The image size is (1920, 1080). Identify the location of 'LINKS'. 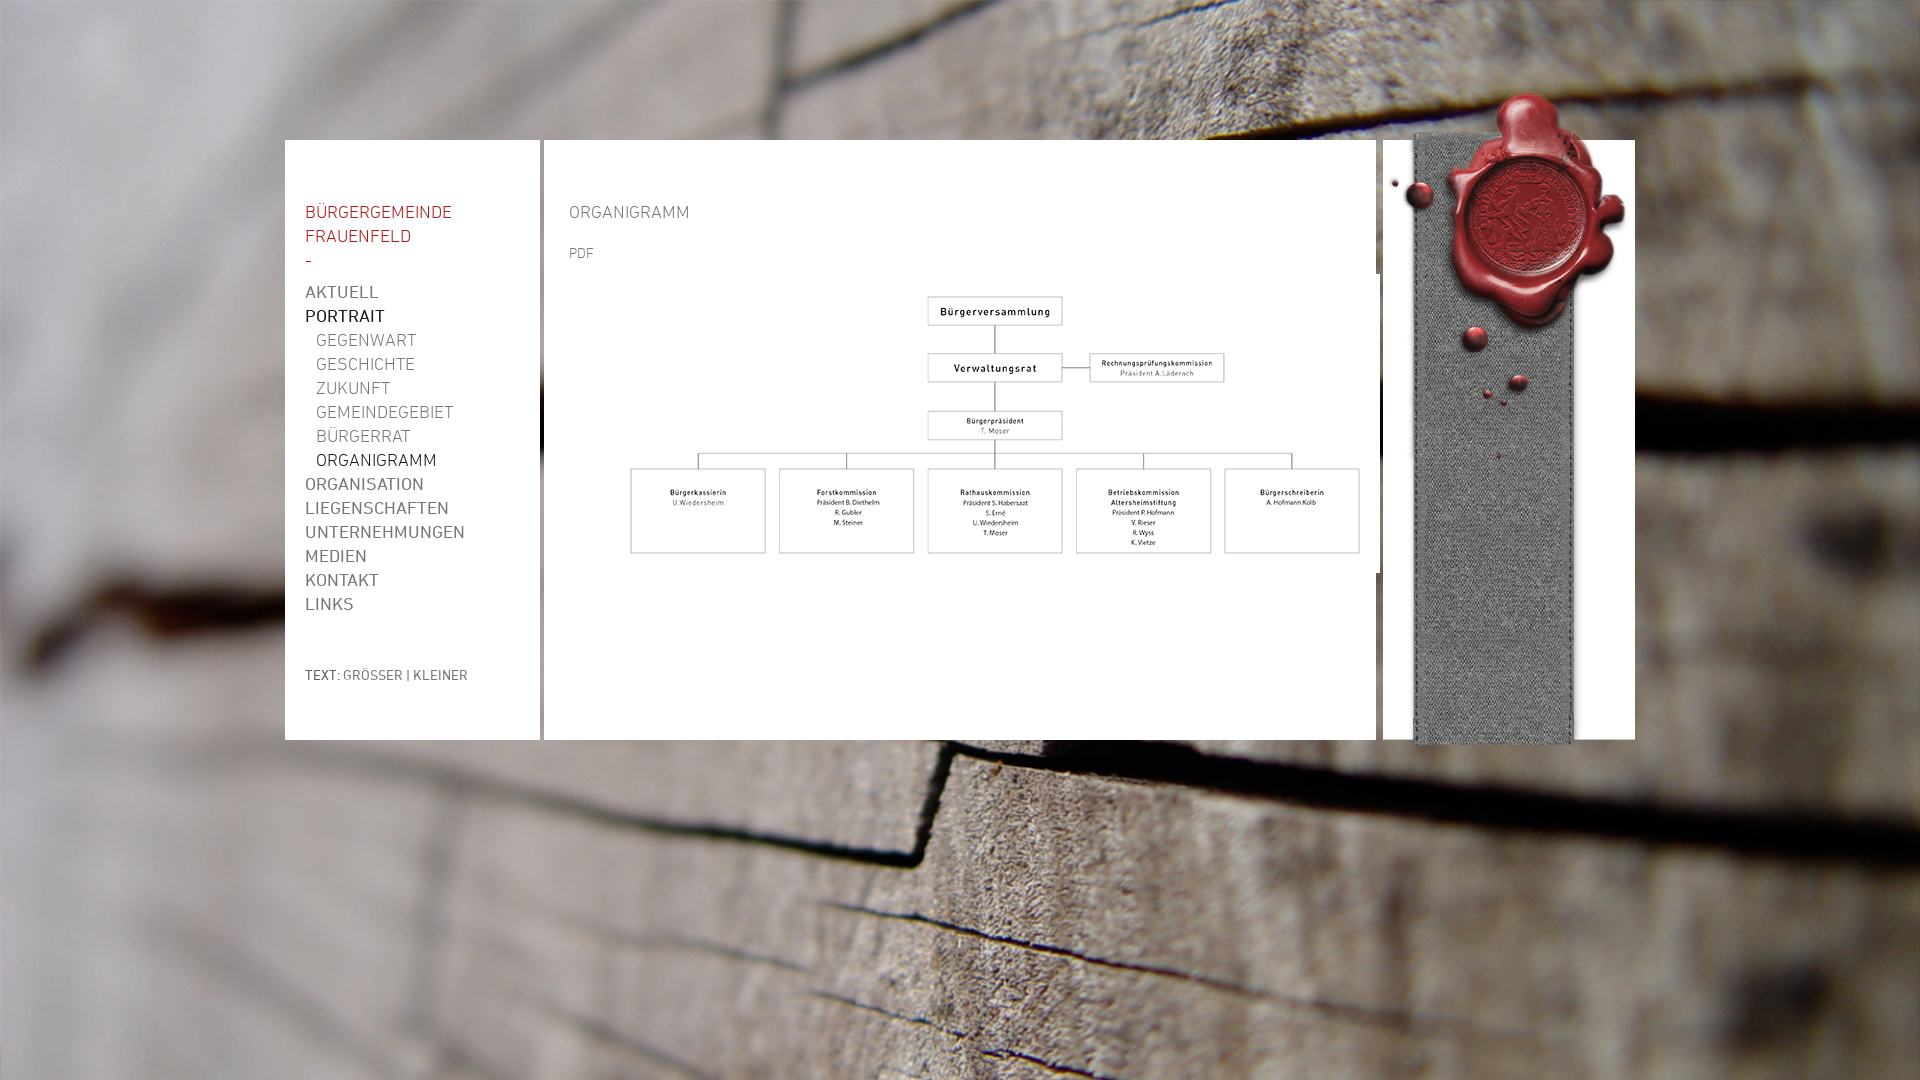
(411, 603).